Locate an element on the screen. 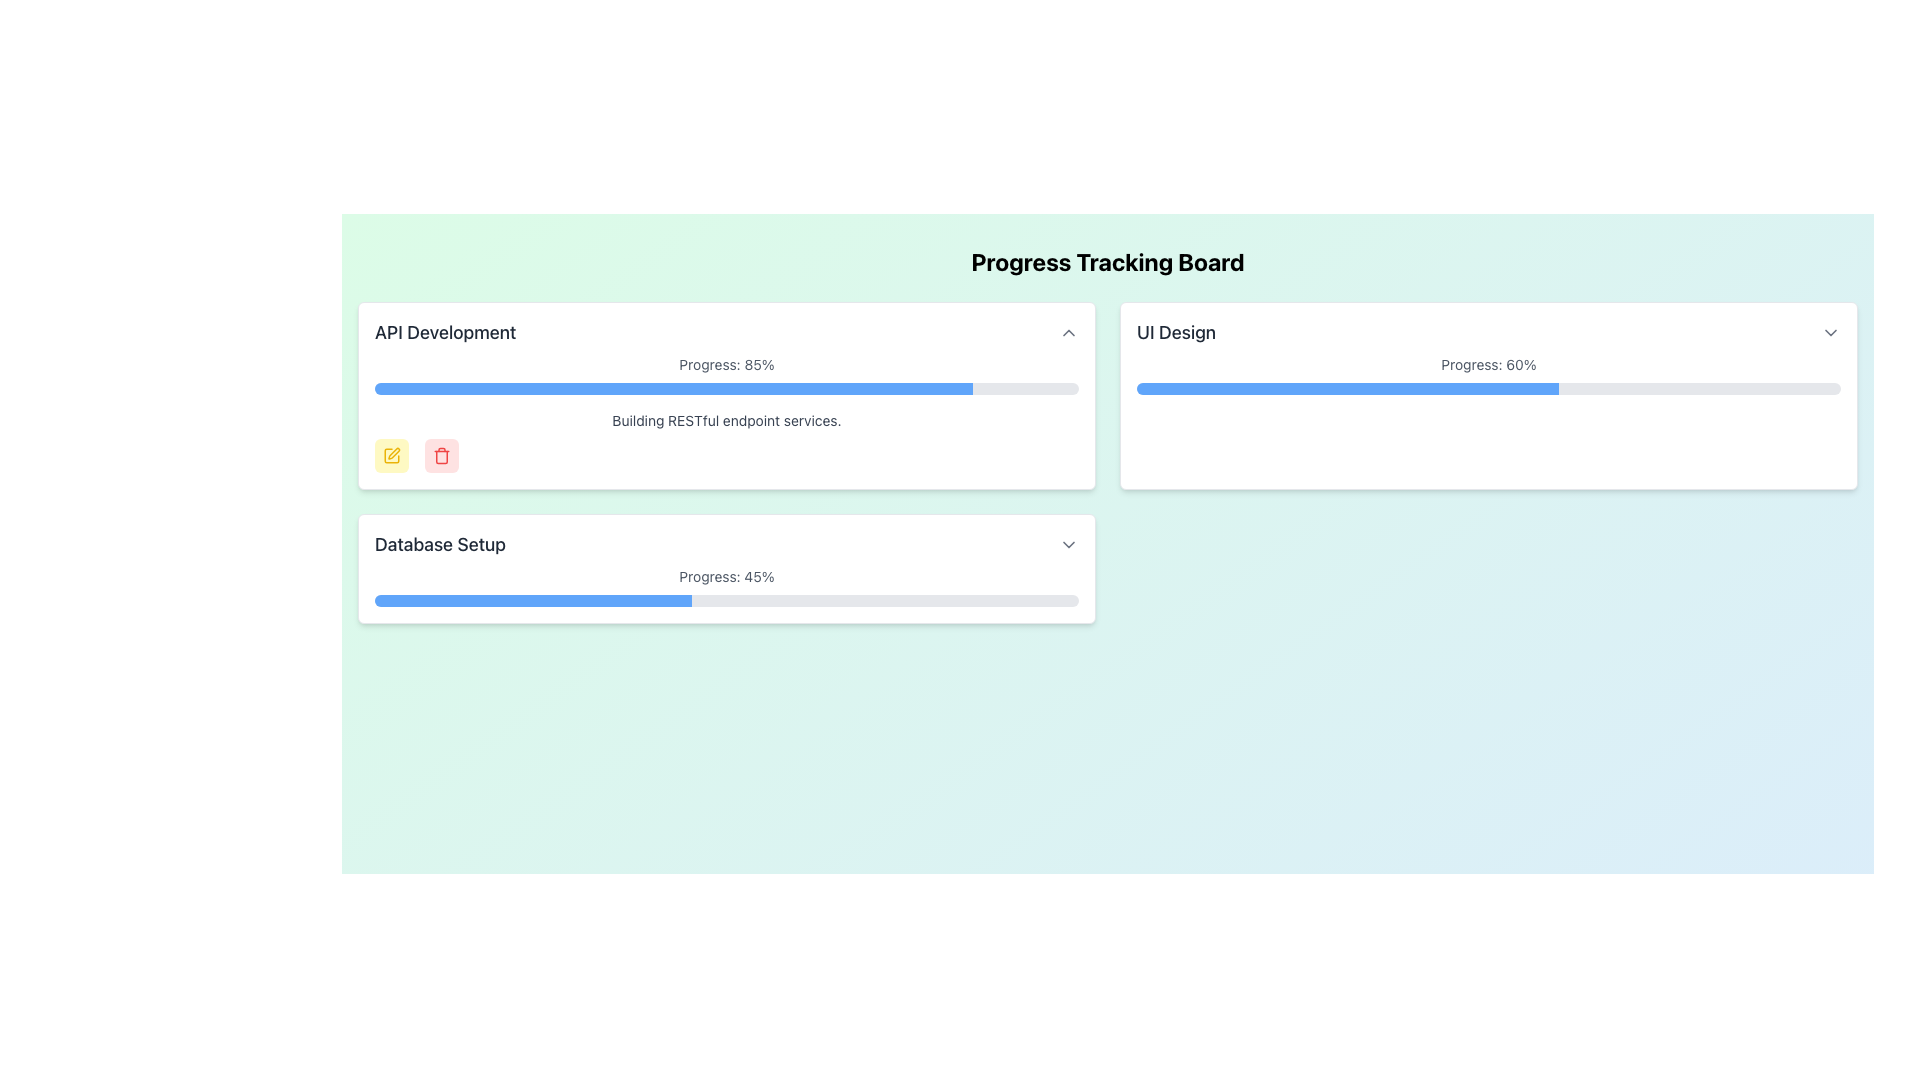  the progress bar indicating 60% progress within the 'UI Design' card, located below the text 'Progress: 60%' is located at coordinates (1488, 389).